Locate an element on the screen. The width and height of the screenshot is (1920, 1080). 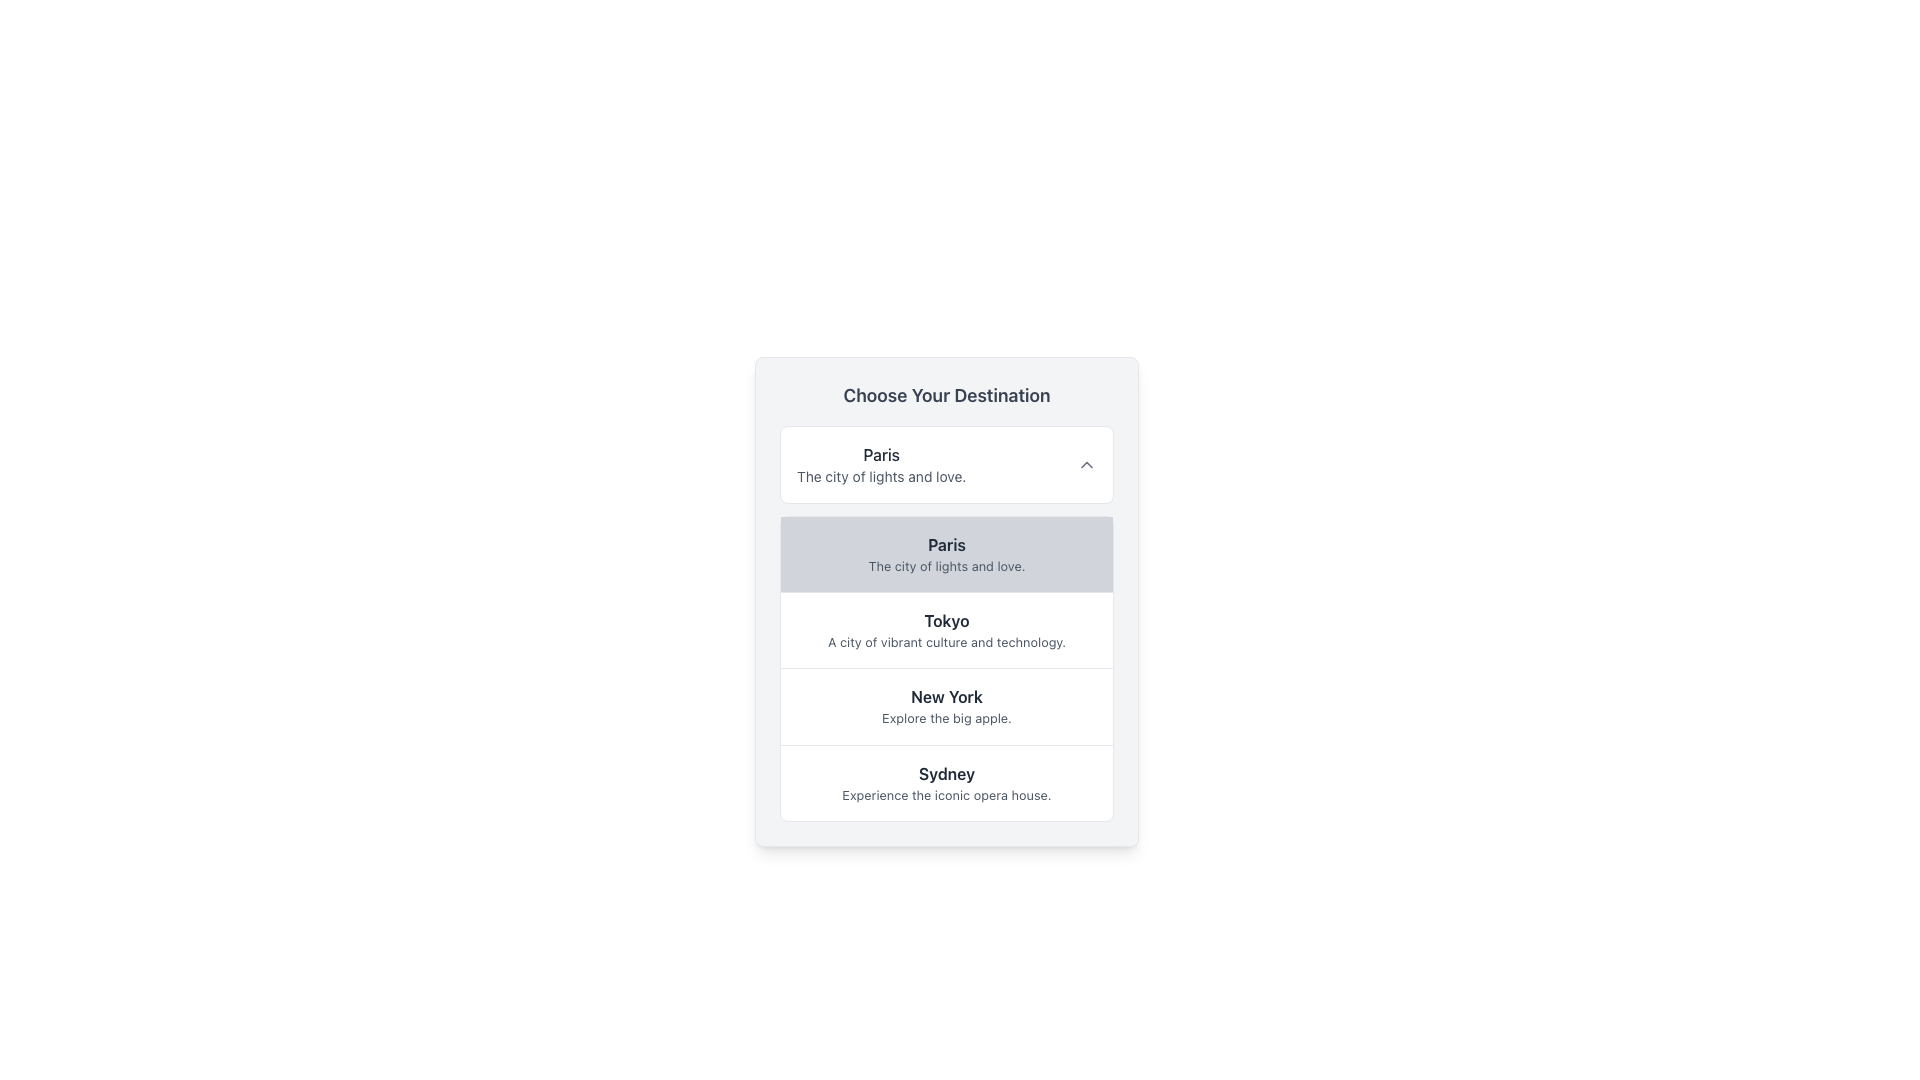
the small downward-pointing gray arrow icon located inside the white box labeled 'Paris: The city of lights and love.' is located at coordinates (1085, 465).